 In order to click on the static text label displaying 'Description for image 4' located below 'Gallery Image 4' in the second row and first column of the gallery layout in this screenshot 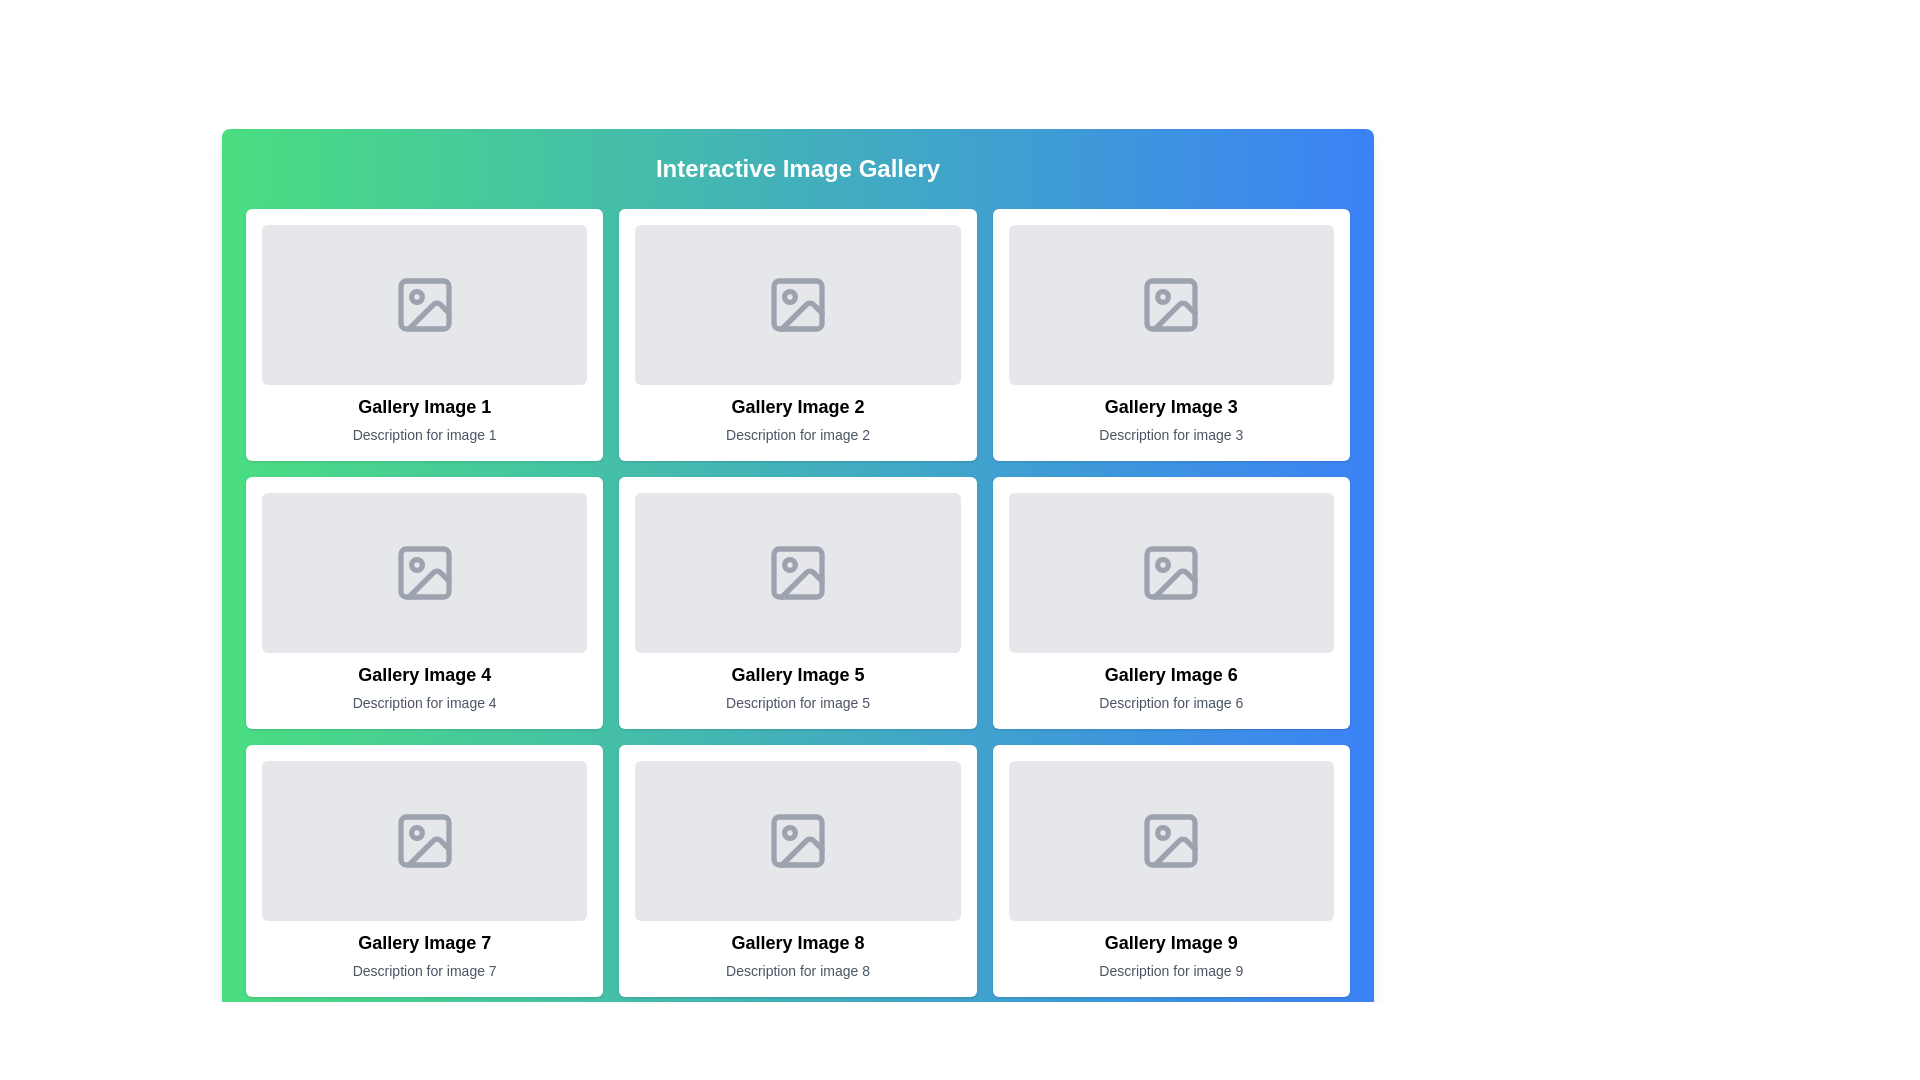, I will do `click(423, 701)`.